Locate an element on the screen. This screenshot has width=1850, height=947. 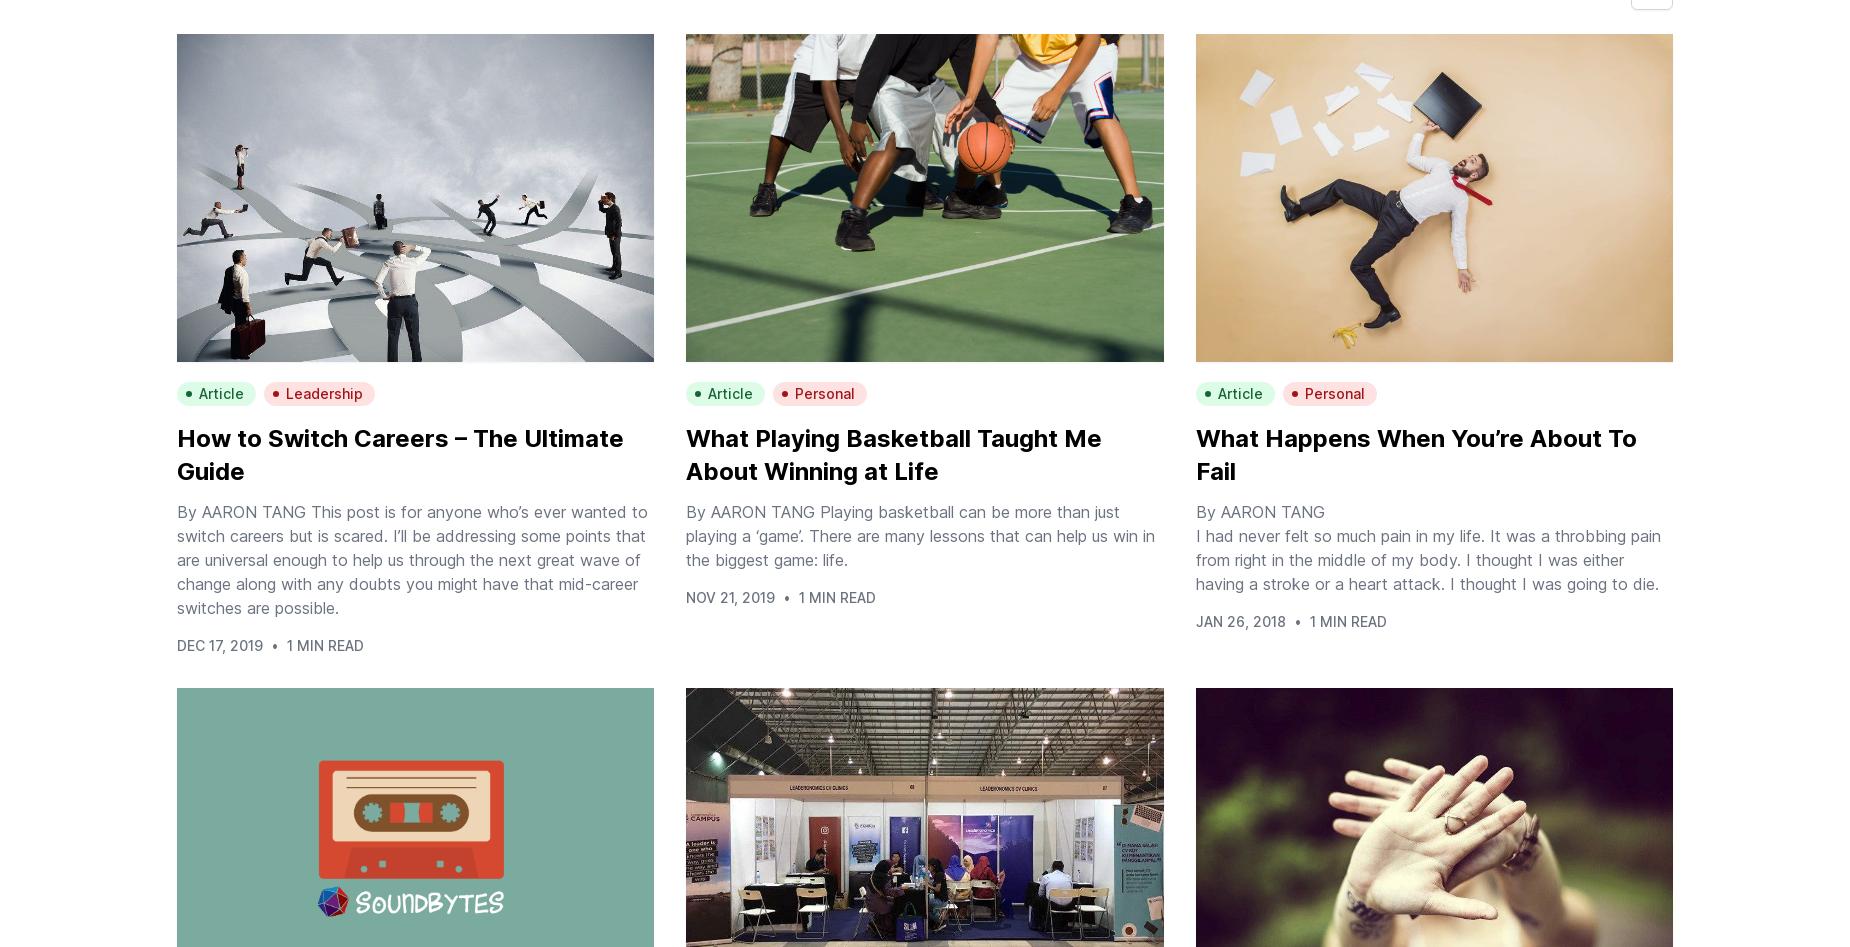
'By AARON TANG' is located at coordinates (1258, 511).